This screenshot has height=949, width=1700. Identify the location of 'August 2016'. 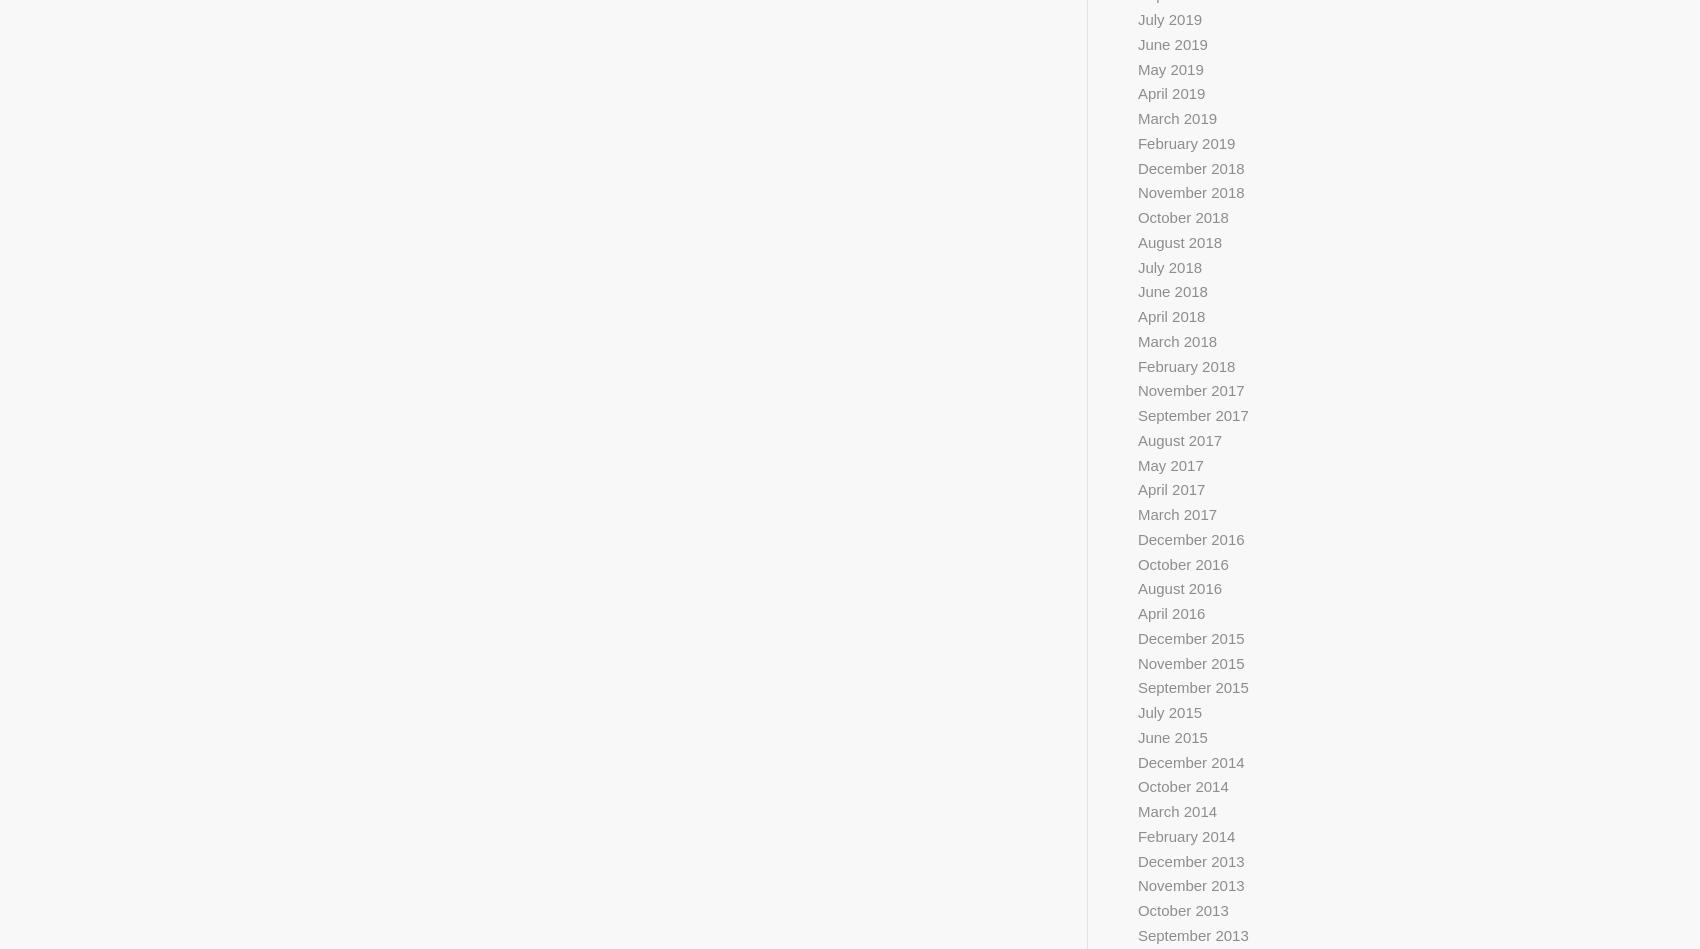
(1136, 587).